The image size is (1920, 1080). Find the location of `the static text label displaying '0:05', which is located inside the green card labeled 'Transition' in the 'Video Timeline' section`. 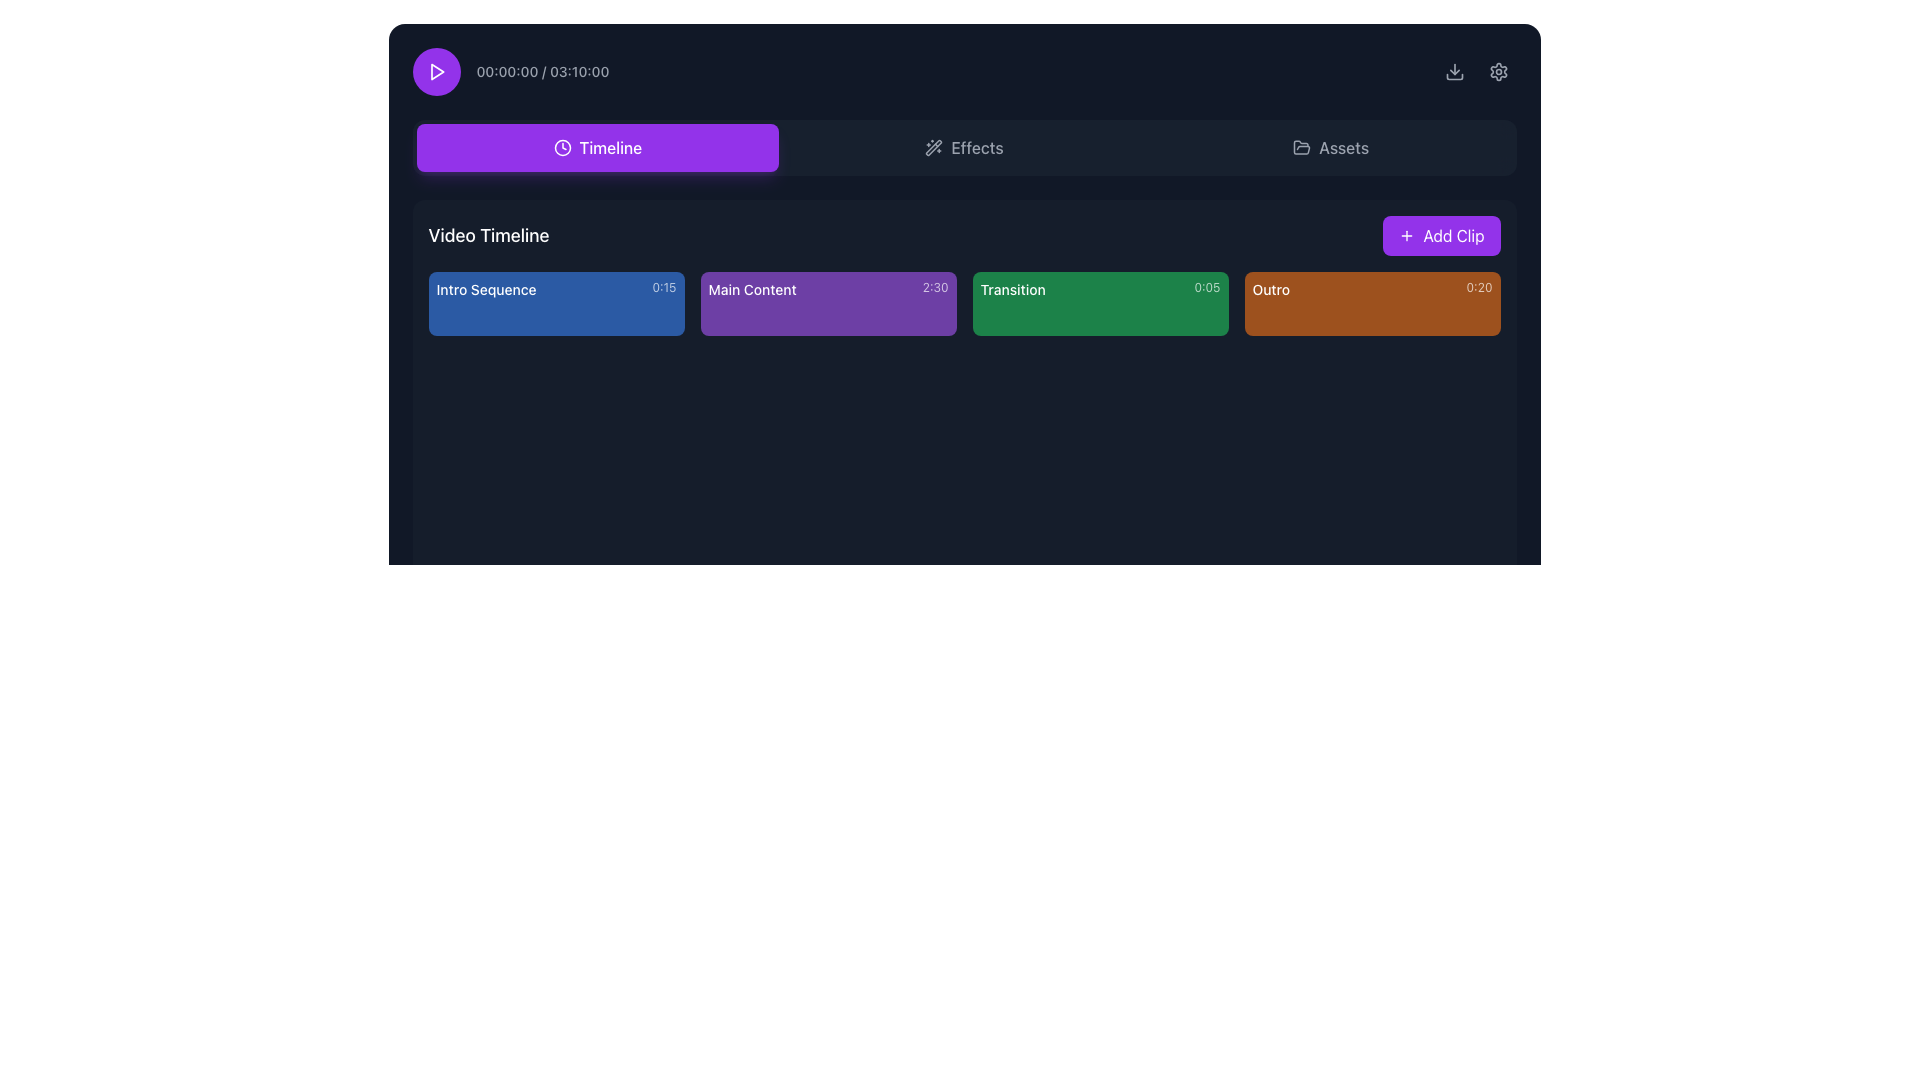

the static text label displaying '0:05', which is located inside the green card labeled 'Transition' in the 'Video Timeline' section is located at coordinates (1206, 288).